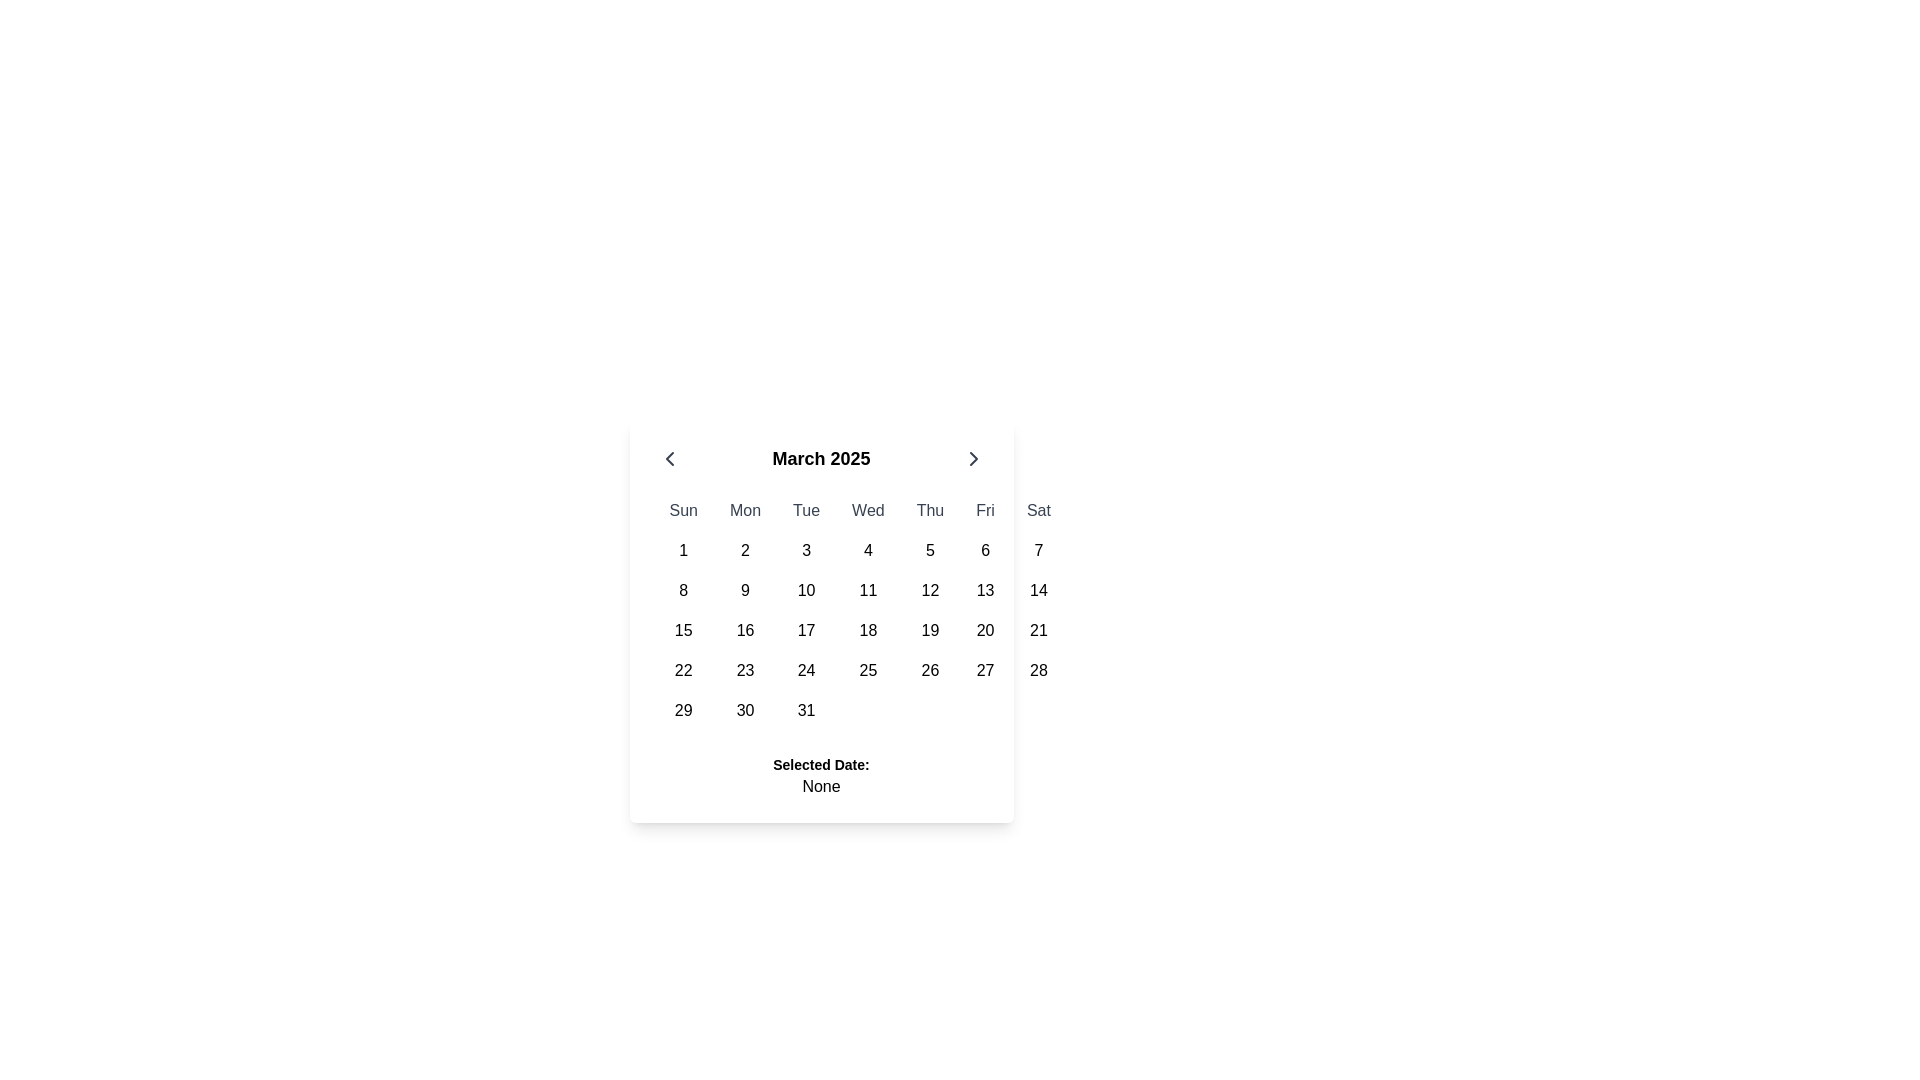 The height and width of the screenshot is (1080, 1920). Describe the element at coordinates (821, 459) in the screenshot. I see `the static text label displaying the current month and year in the calendar view, located at the center of the header` at that location.